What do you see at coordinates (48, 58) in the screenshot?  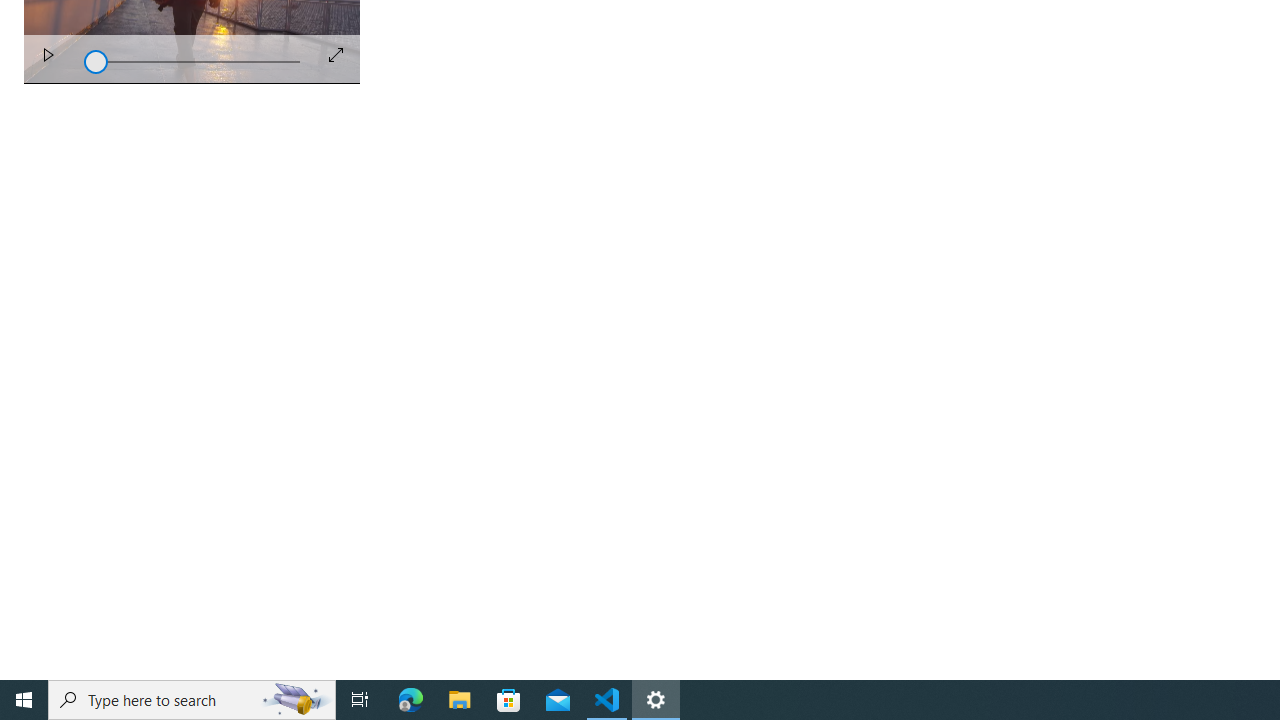 I see `'Play'` at bounding box center [48, 58].